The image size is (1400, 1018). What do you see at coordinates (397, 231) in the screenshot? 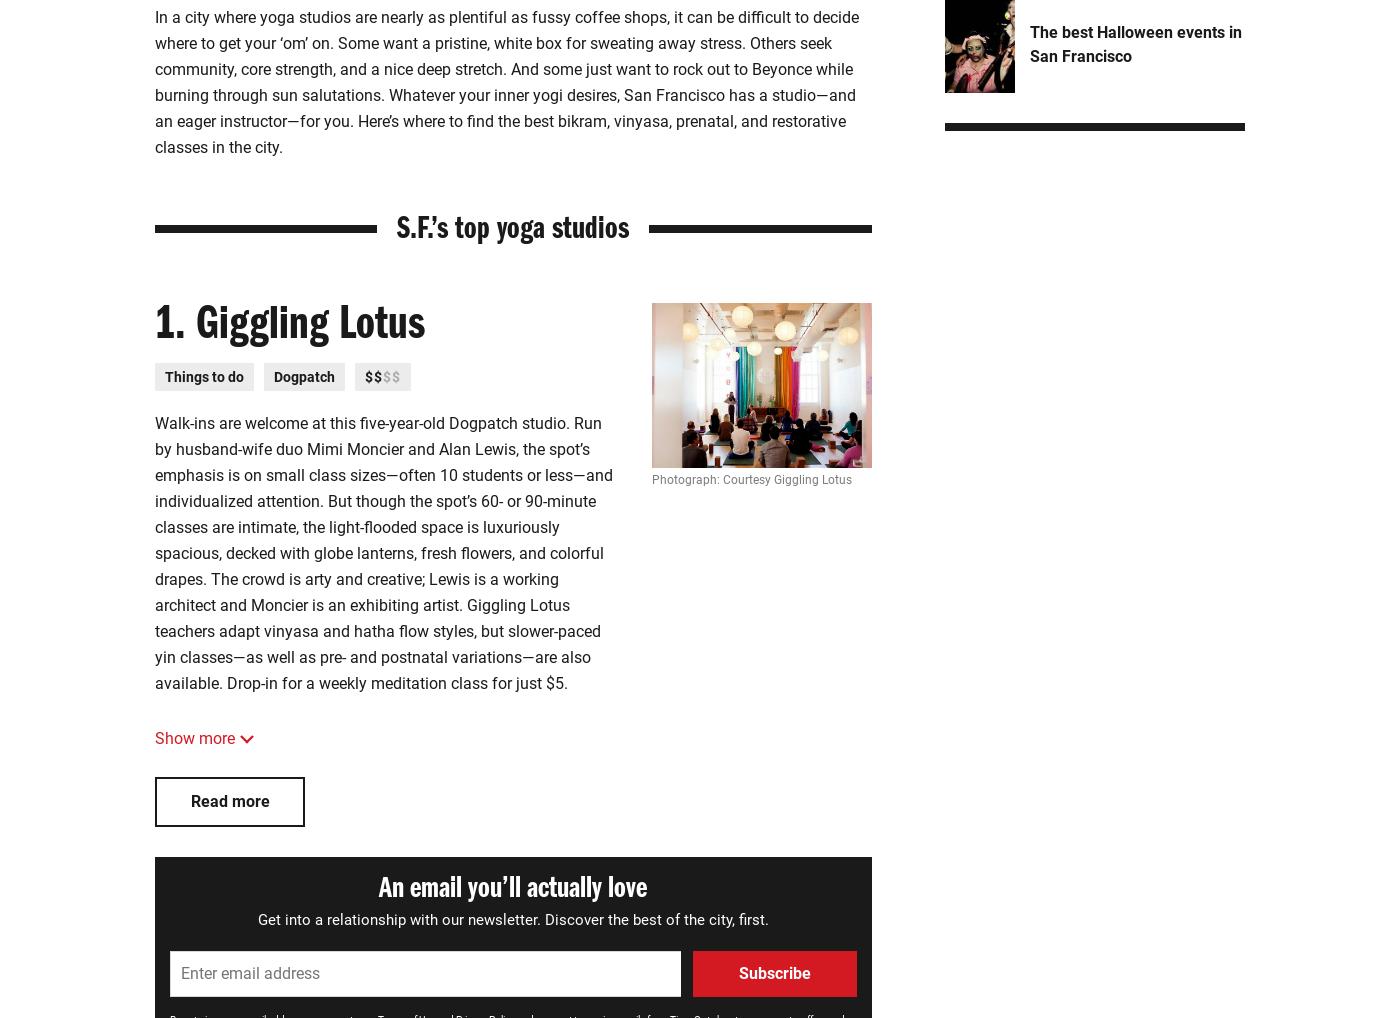
I see `'S.F.’s top yoga studios'` at bounding box center [397, 231].